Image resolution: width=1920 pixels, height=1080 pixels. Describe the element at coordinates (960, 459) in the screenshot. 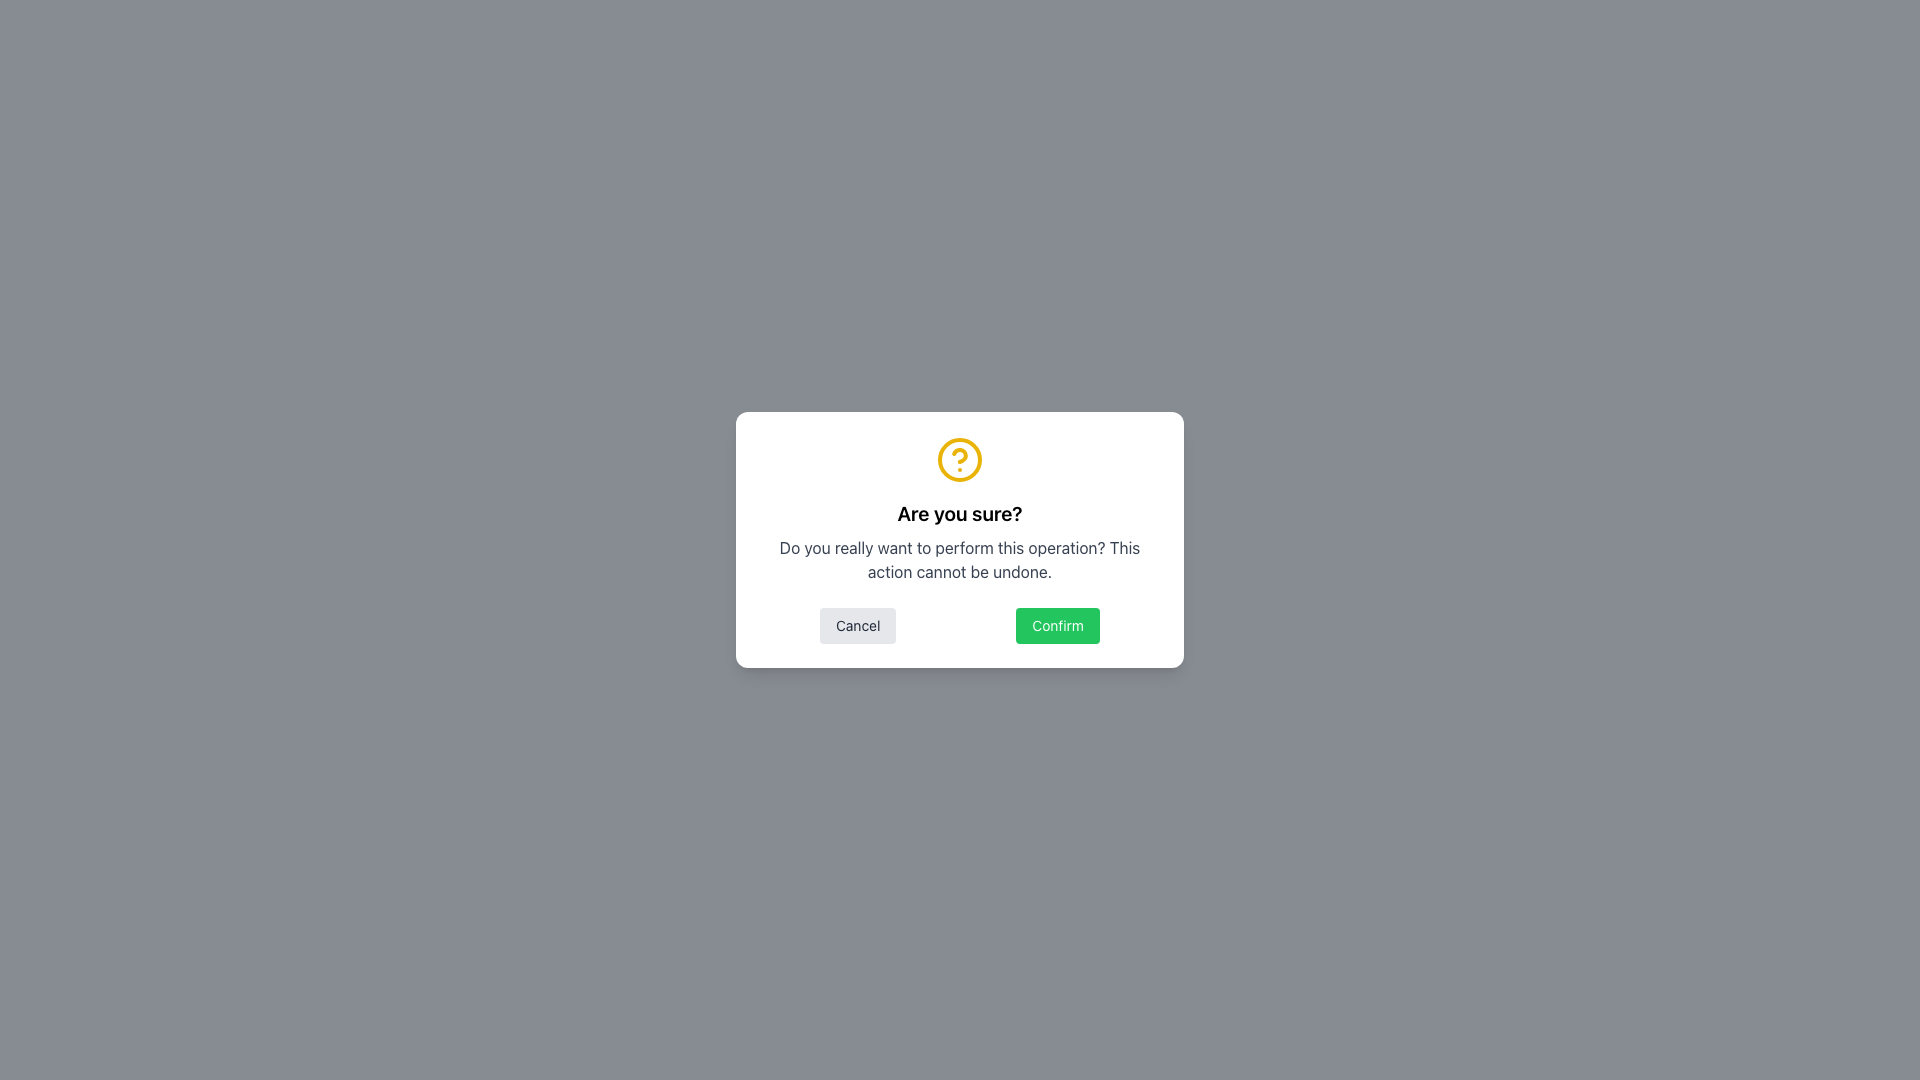

I see `the yellow circular icon with a question mark at its center, which is located above the confirmation dialog box titled 'Are you sure?'` at that location.